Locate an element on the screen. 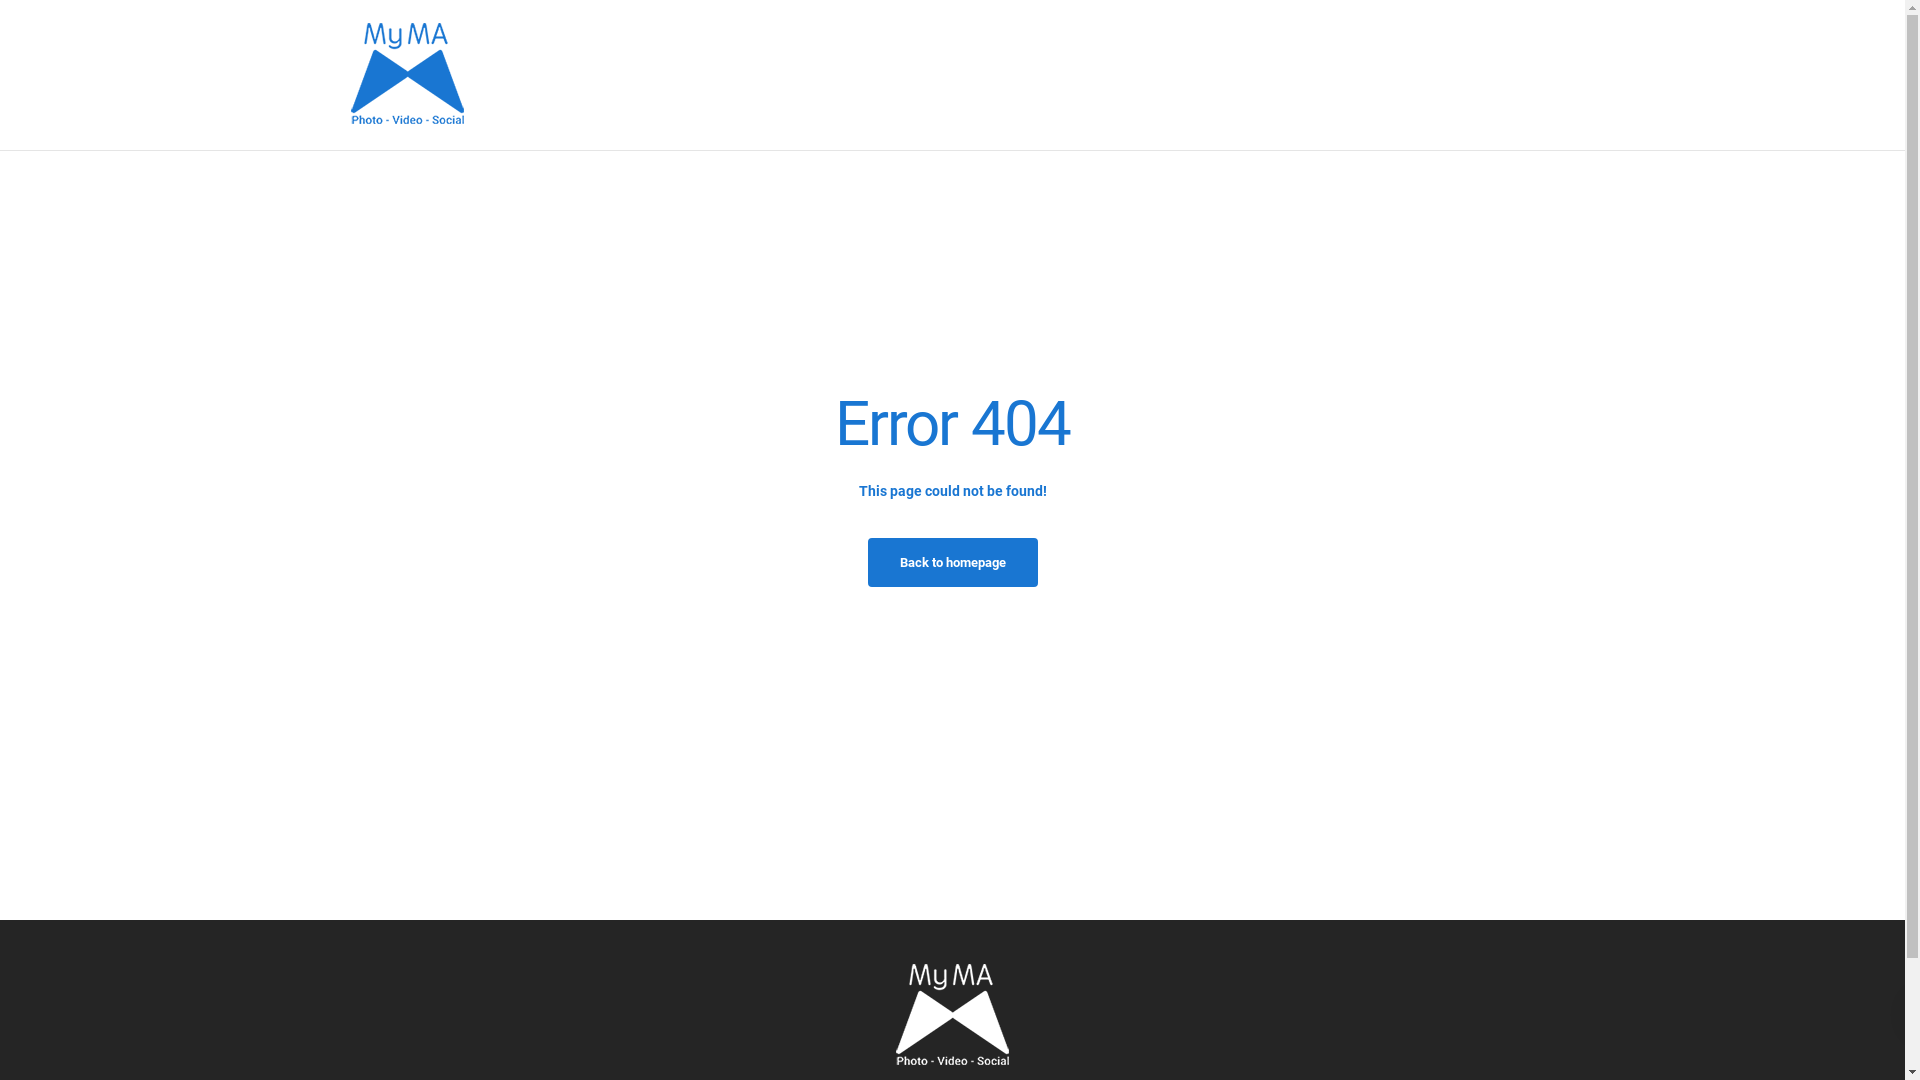  'Back to homepage' is located at coordinates (952, 562).